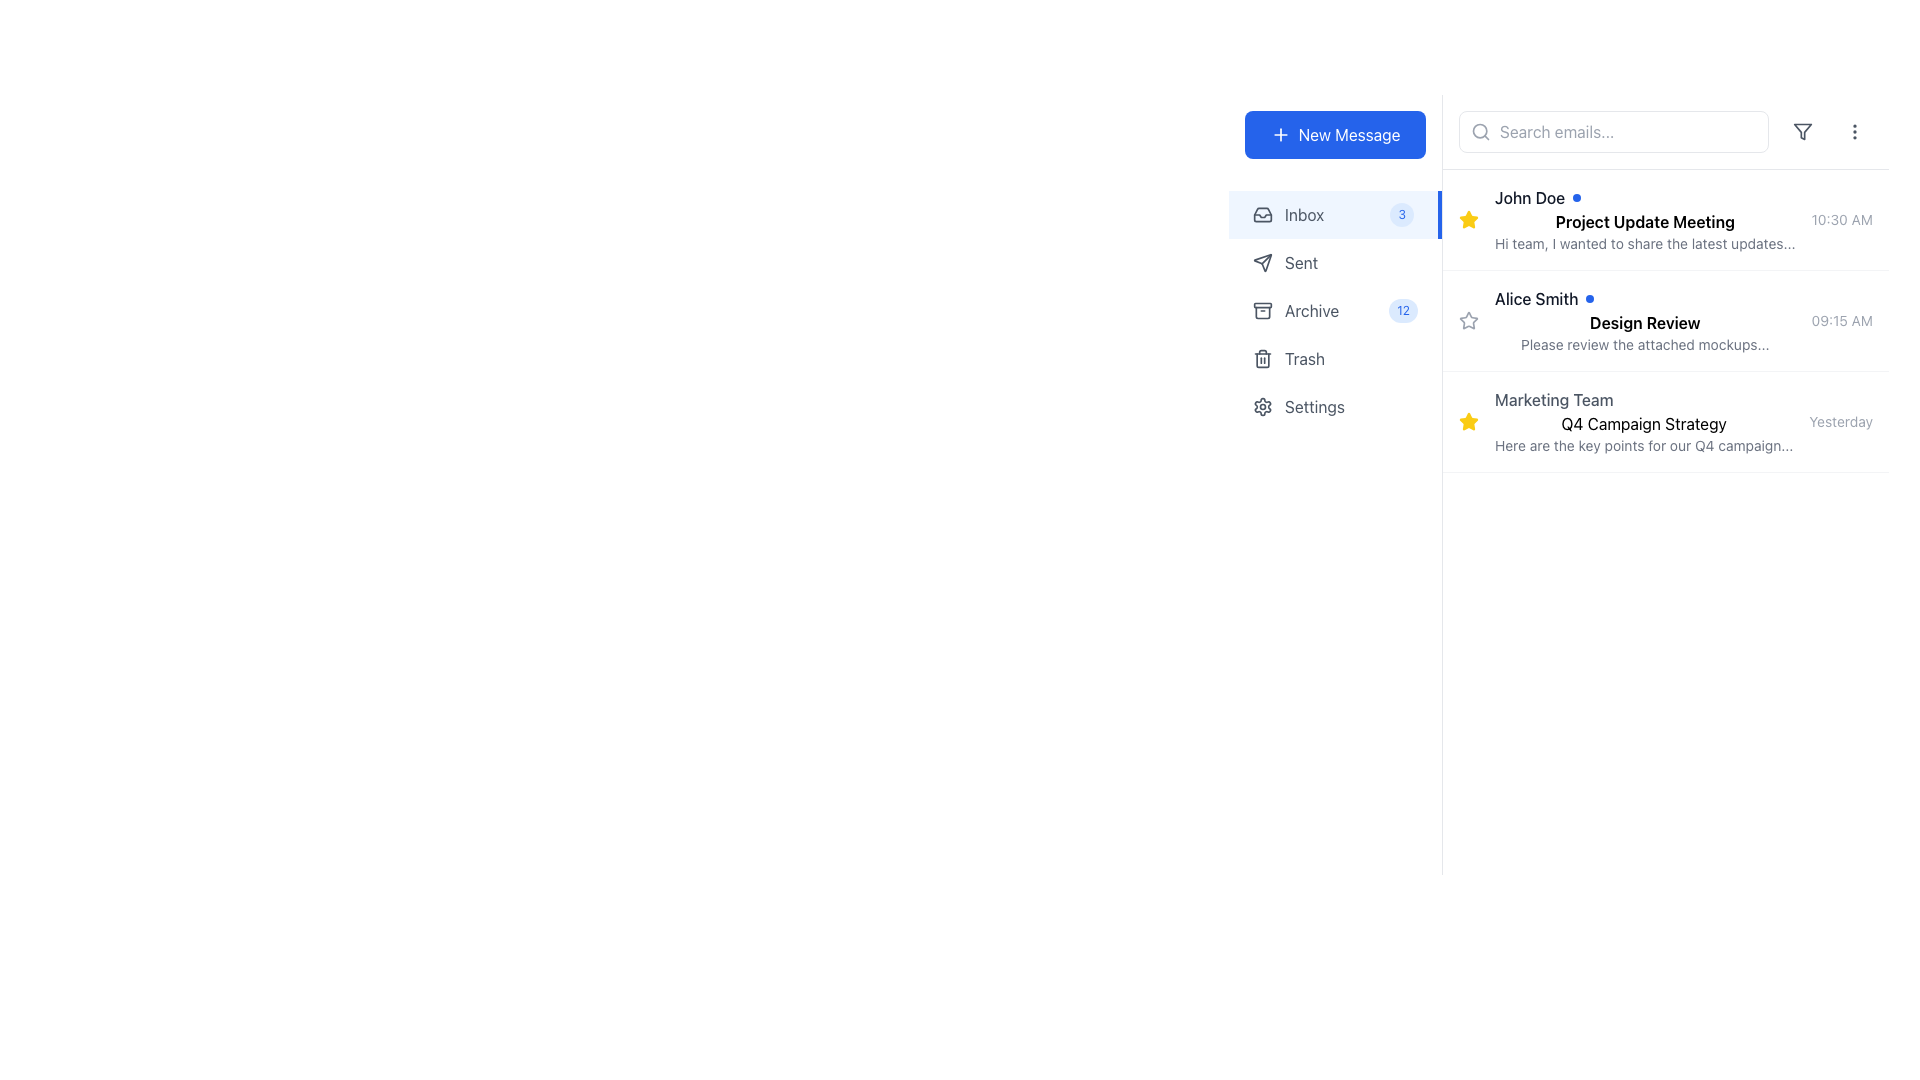  Describe the element at coordinates (1261, 216) in the screenshot. I see `the triangular downwards arrow component of the 'Inbox' icon located in the left navigation bar` at that location.